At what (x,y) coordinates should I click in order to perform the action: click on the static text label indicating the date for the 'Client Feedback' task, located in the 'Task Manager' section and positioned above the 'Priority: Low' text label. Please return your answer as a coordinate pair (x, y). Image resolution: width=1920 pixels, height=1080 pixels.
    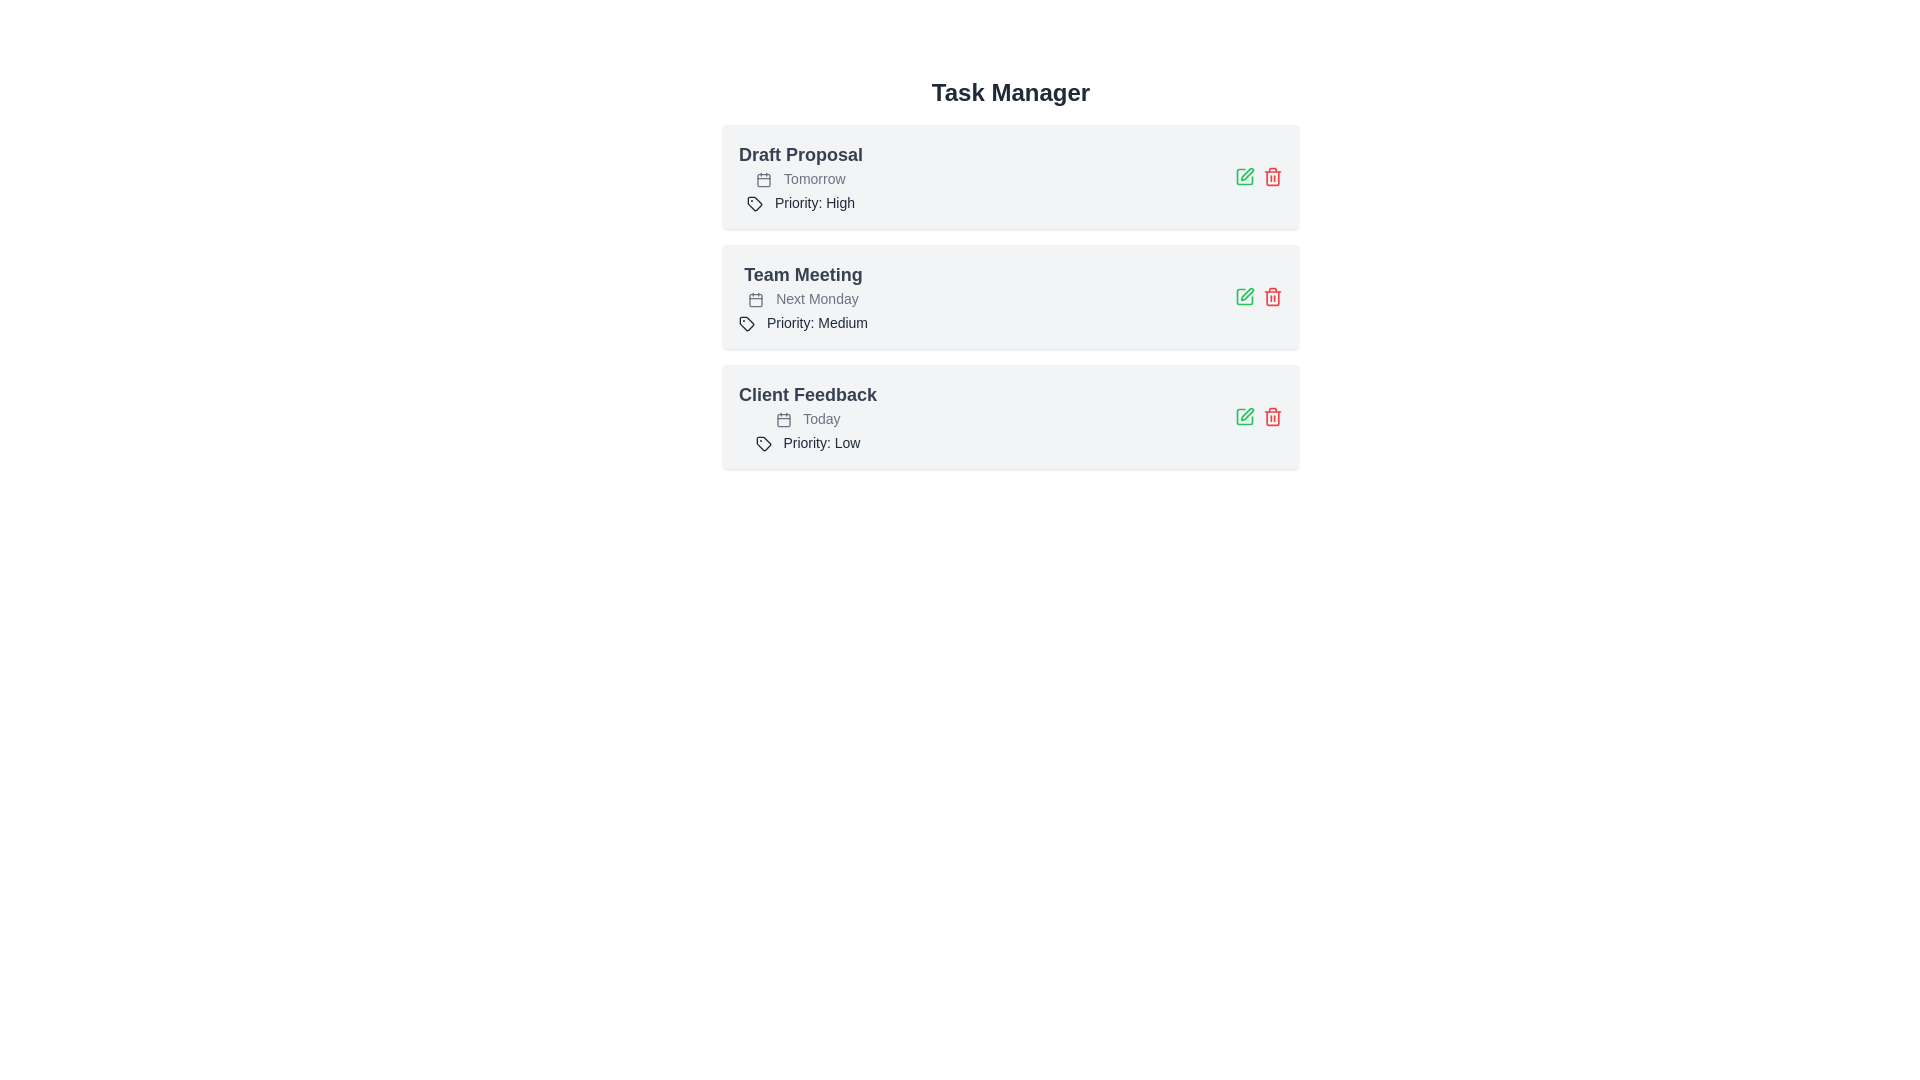
    Looking at the image, I should click on (807, 418).